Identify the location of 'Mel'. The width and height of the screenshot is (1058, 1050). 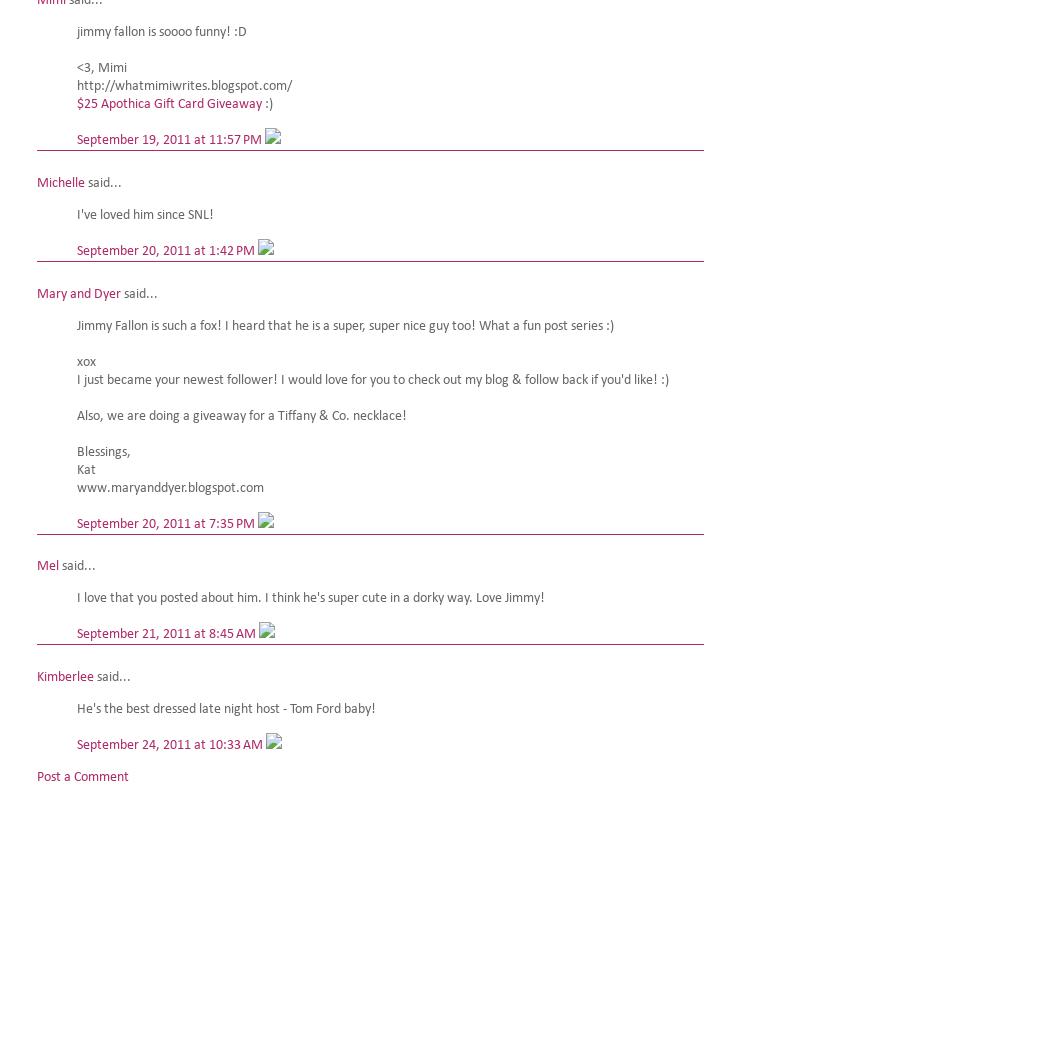
(37, 565).